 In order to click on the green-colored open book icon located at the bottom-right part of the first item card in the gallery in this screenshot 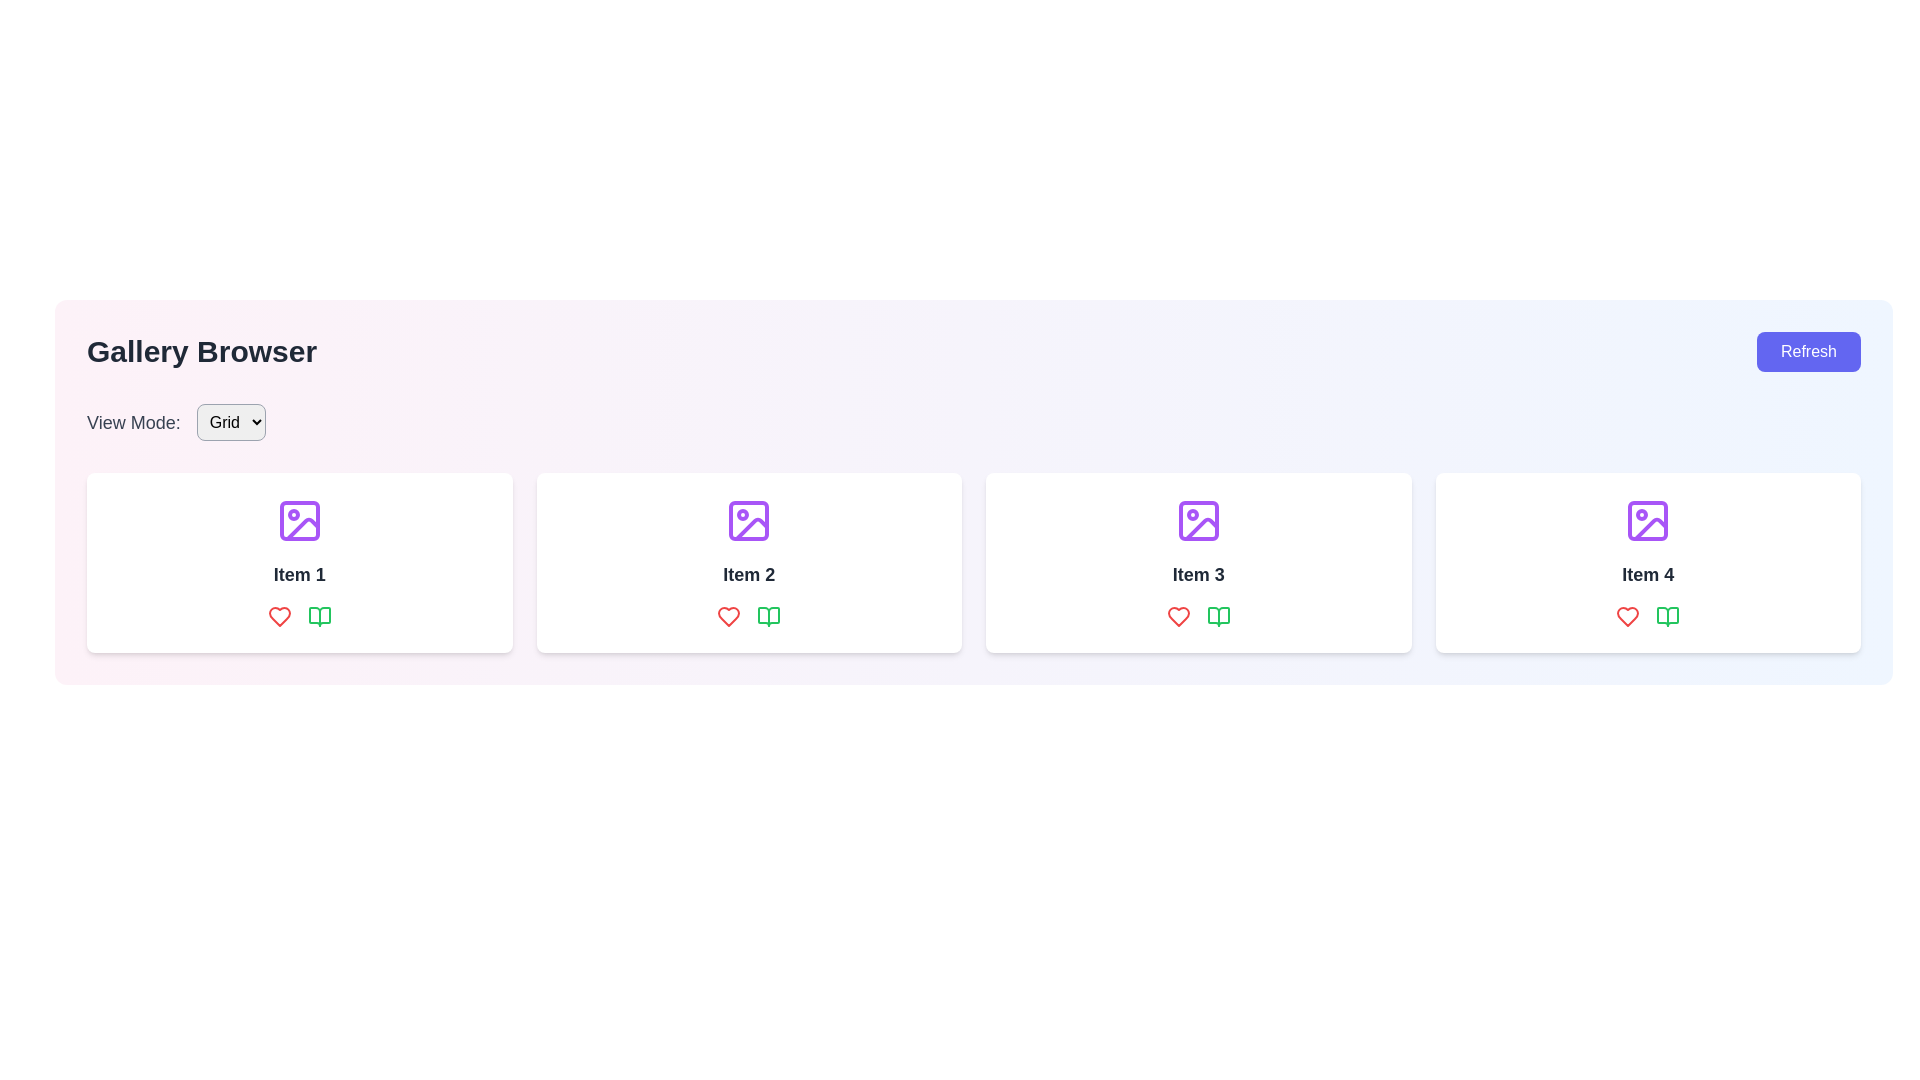, I will do `click(318, 616)`.